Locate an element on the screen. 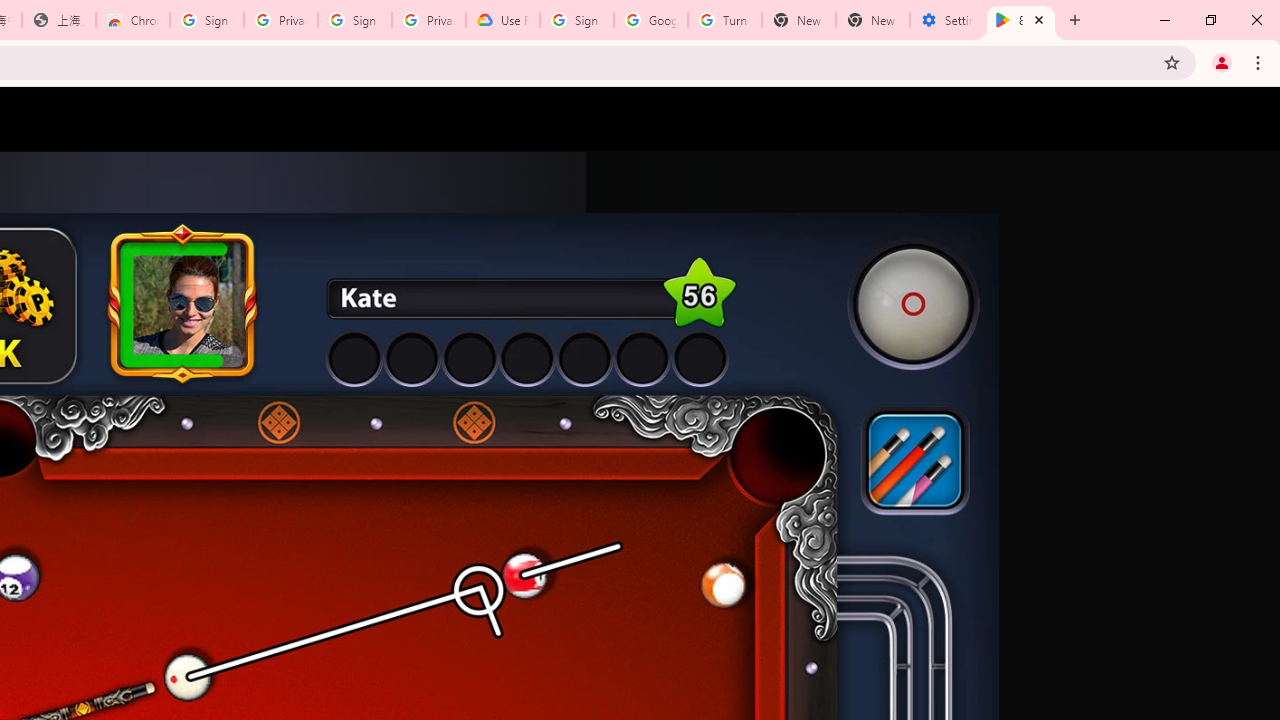 This screenshot has height=720, width=1280. '8 Ball Pool - Apps on Google Play' is located at coordinates (1021, 20).